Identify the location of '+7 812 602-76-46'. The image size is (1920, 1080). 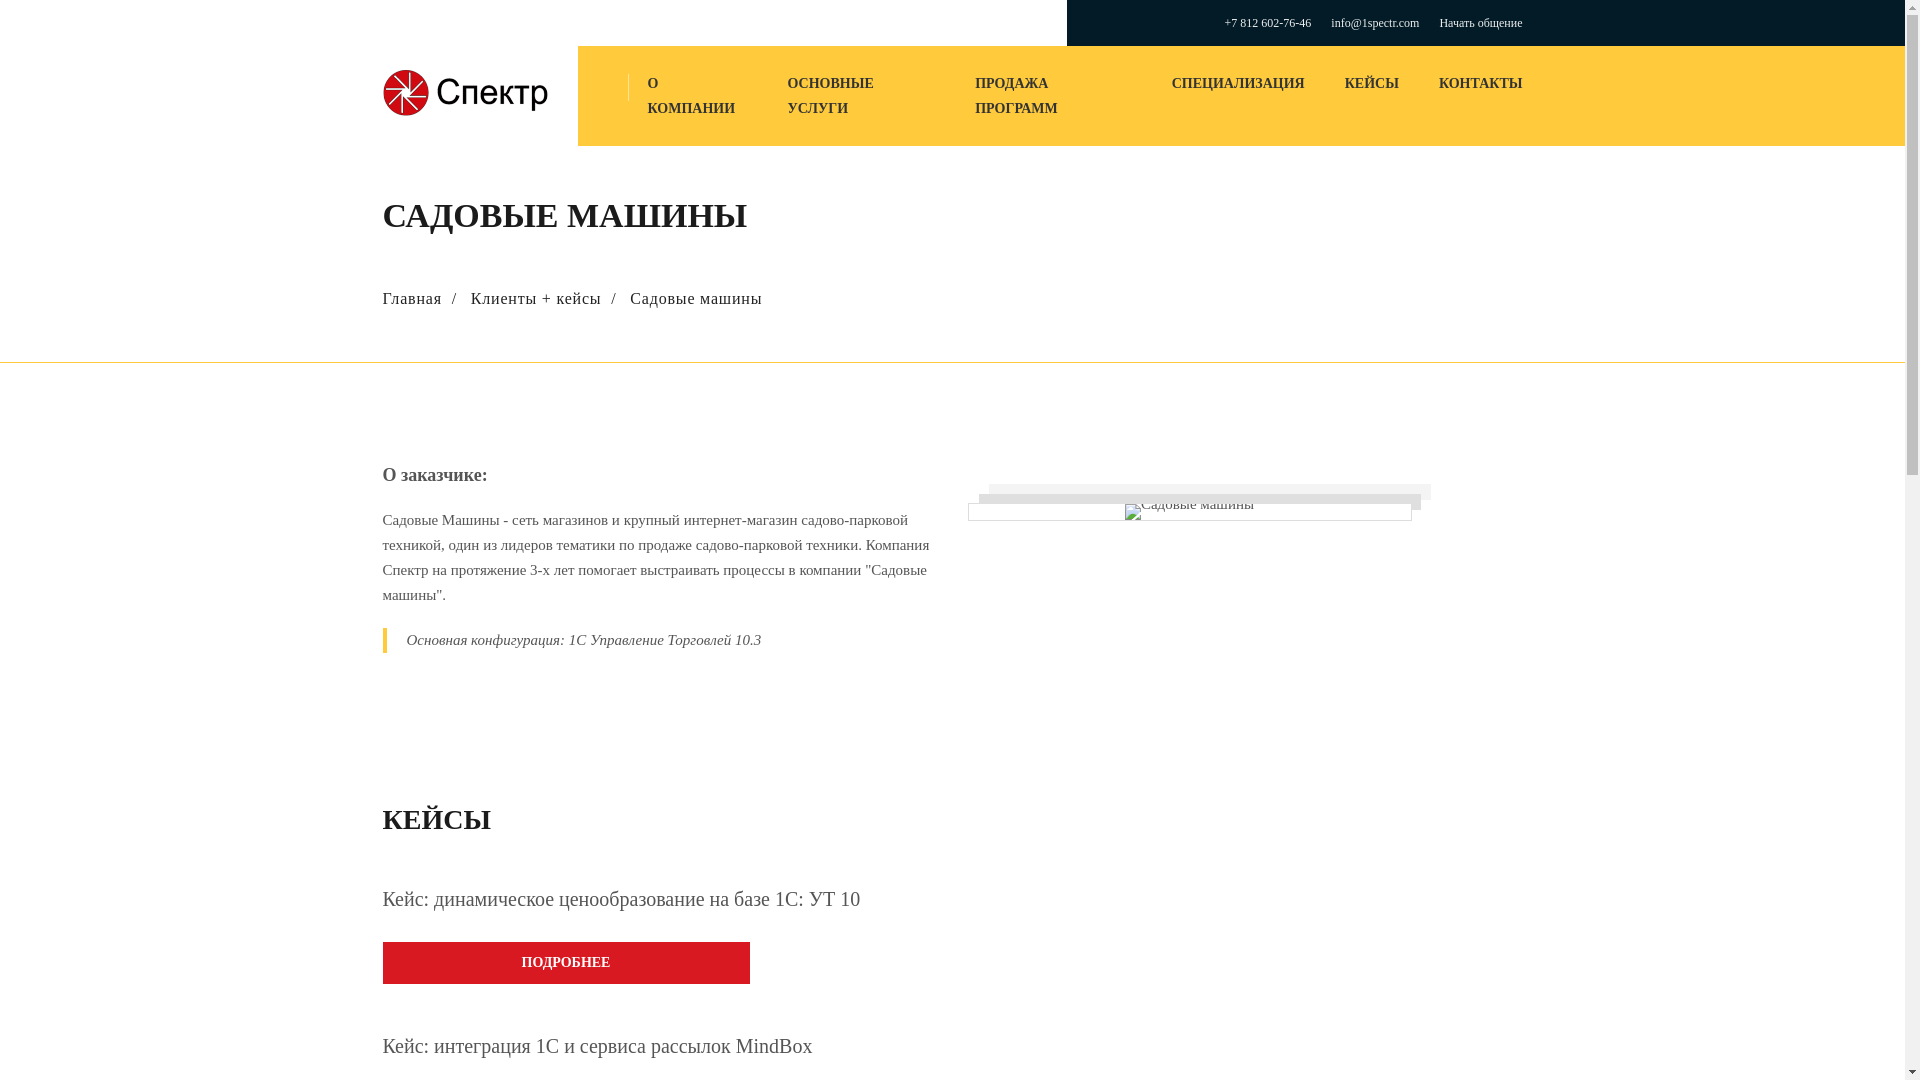
(1267, 23).